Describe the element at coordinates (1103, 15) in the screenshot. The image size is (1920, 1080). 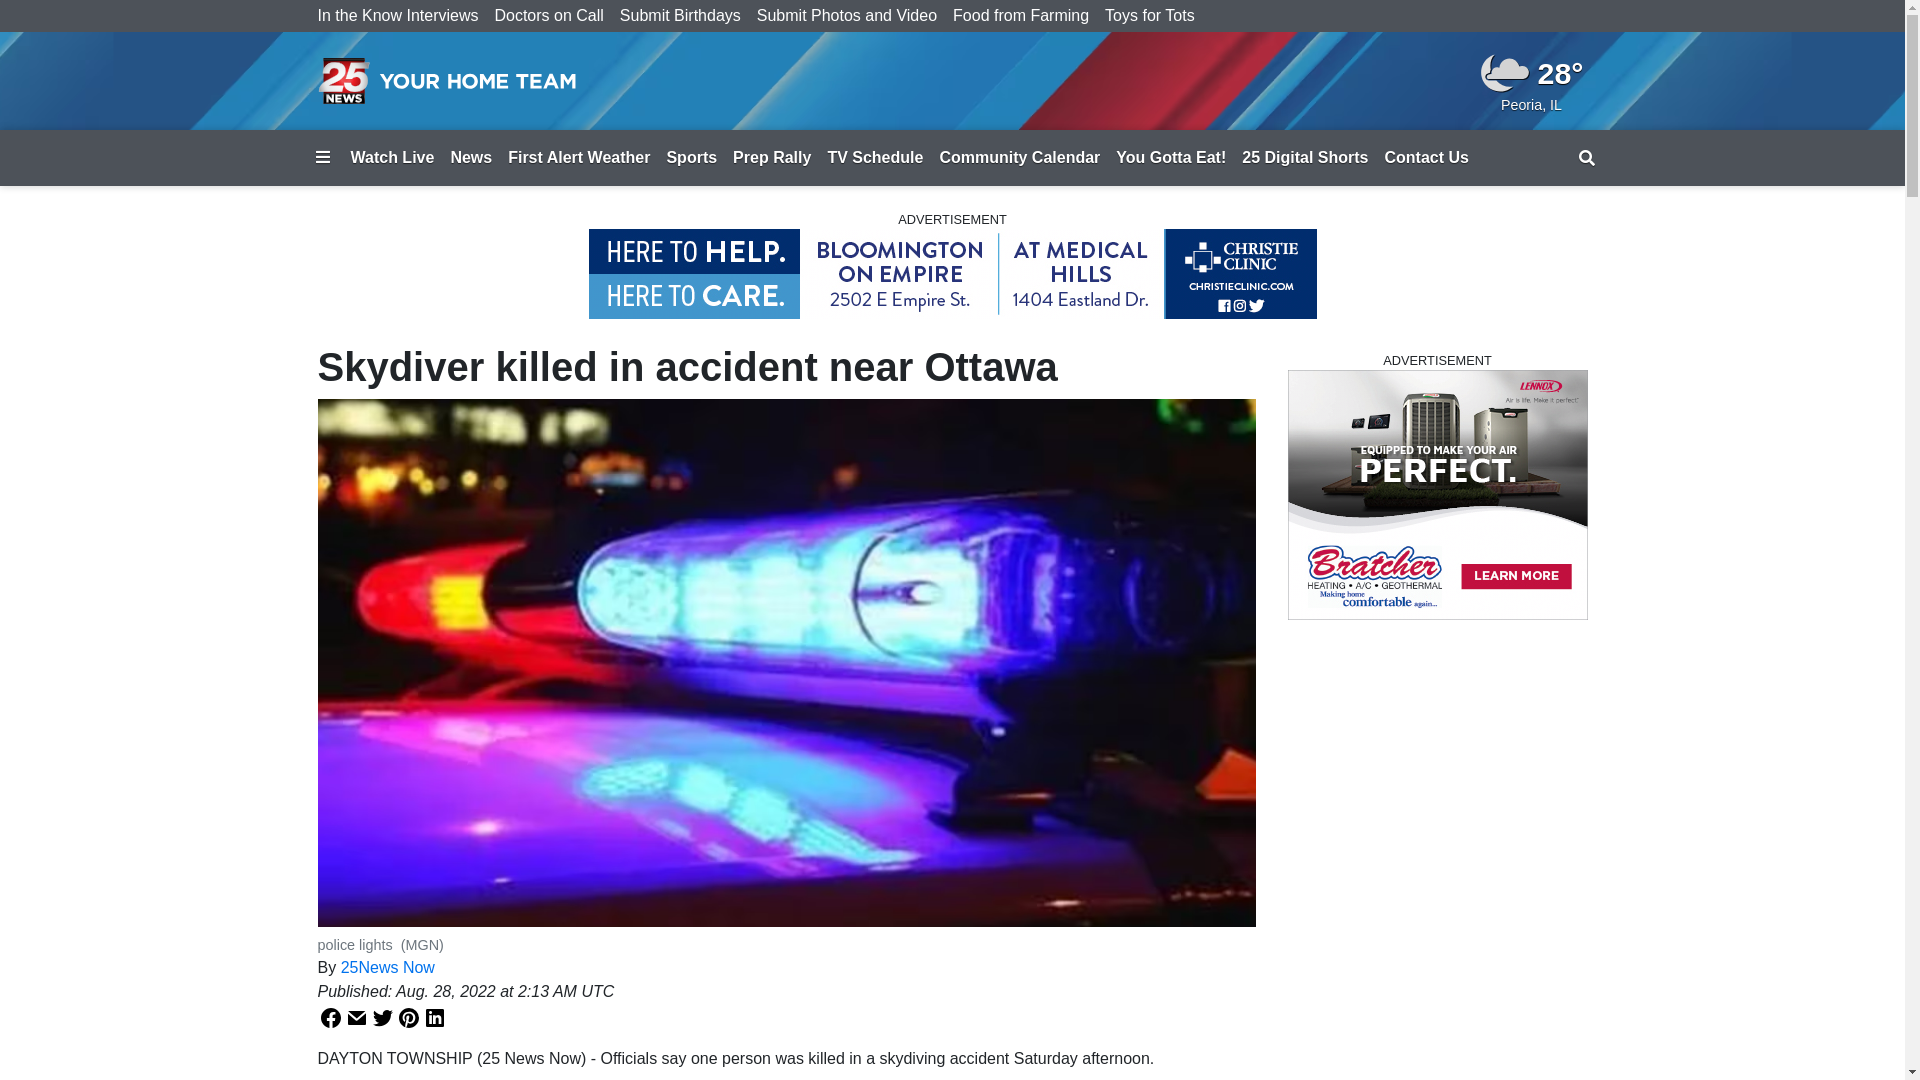
I see `'Toys for Tots'` at that location.